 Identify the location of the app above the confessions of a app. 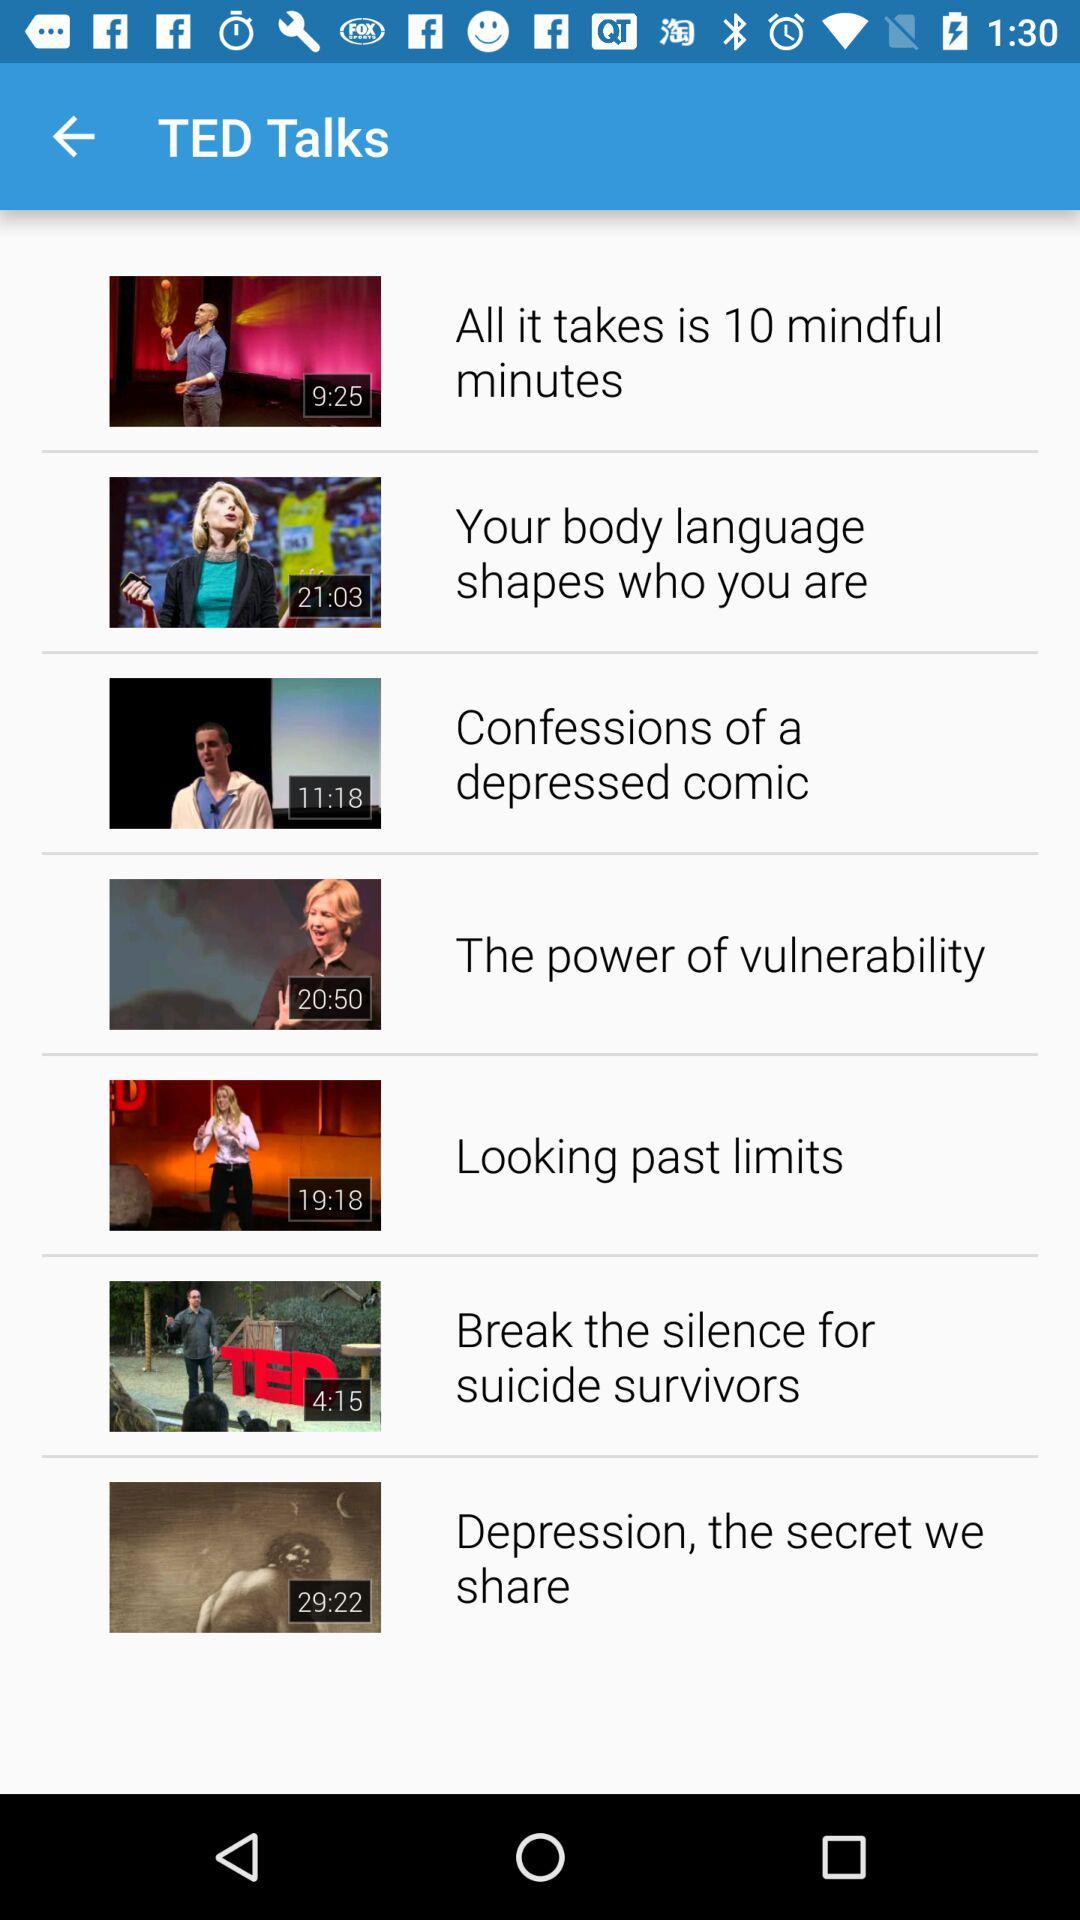
(739, 552).